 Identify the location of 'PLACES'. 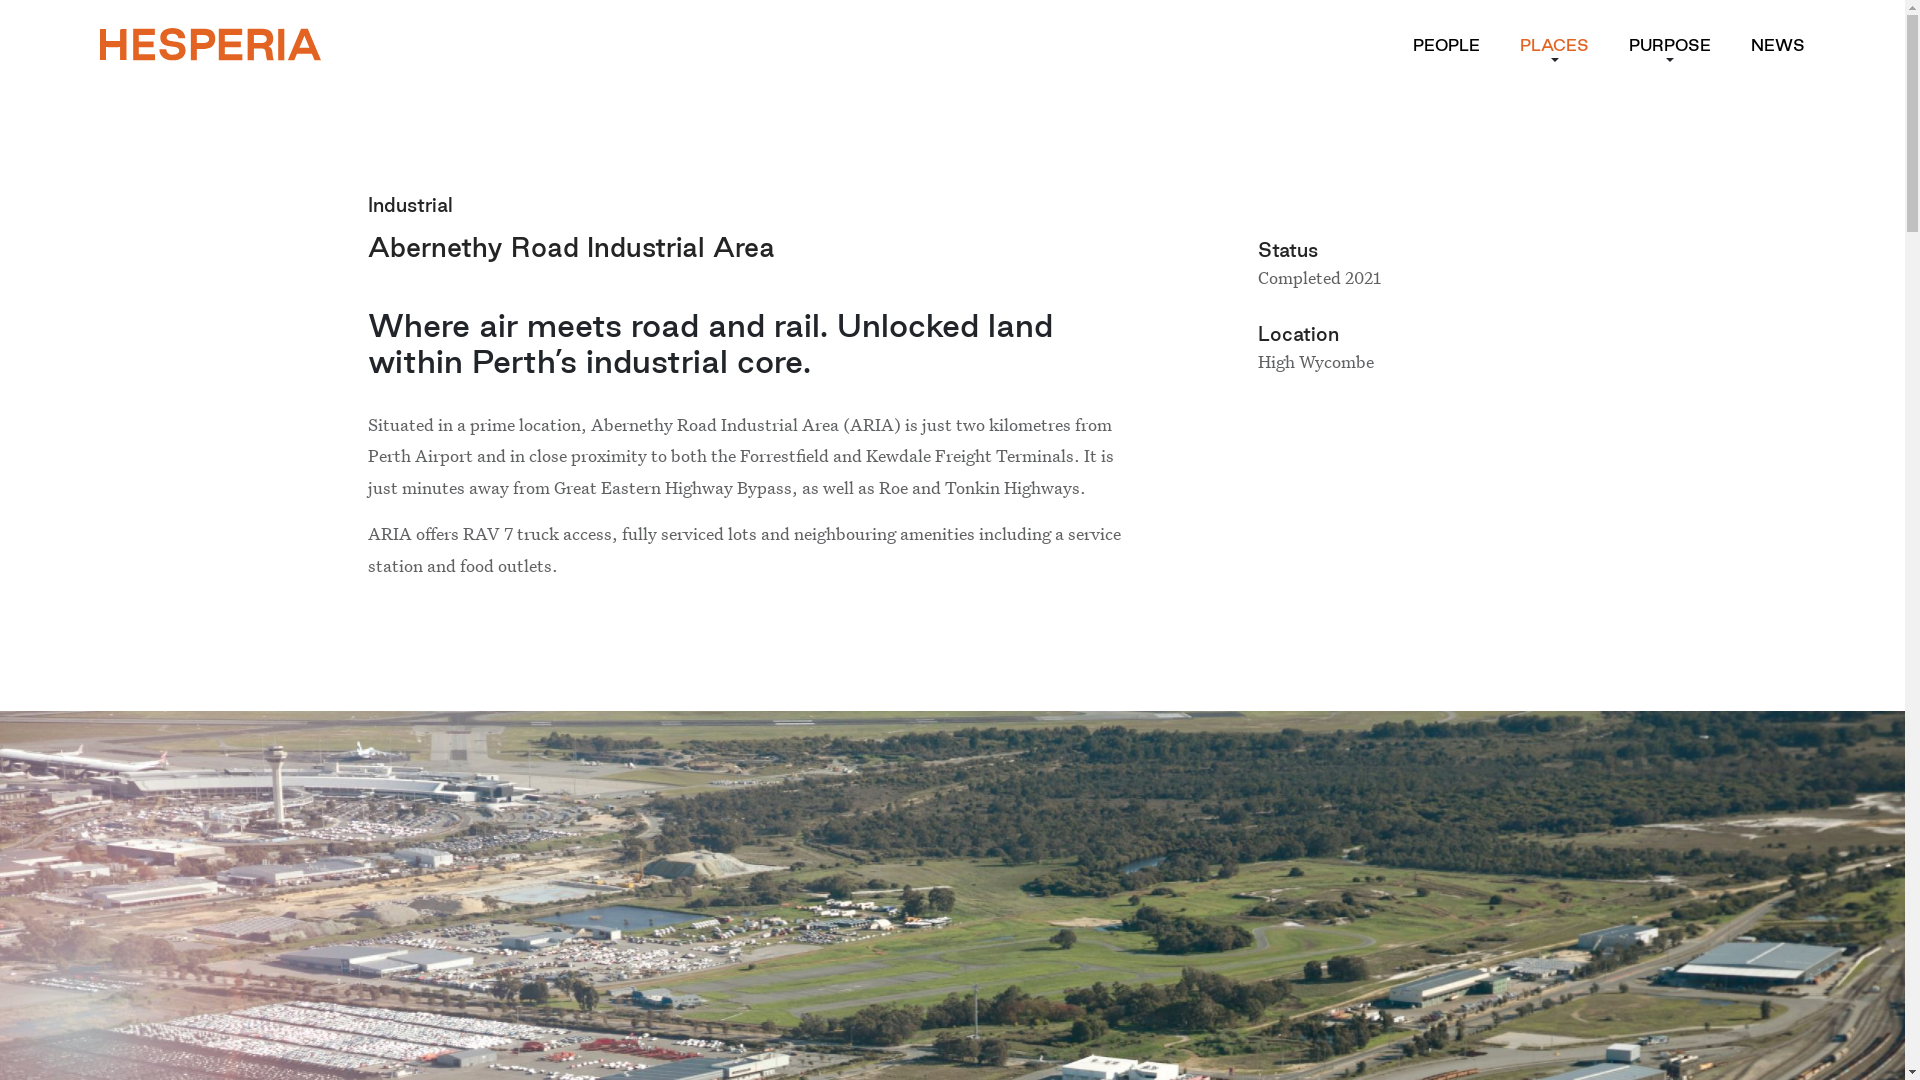
(1553, 45).